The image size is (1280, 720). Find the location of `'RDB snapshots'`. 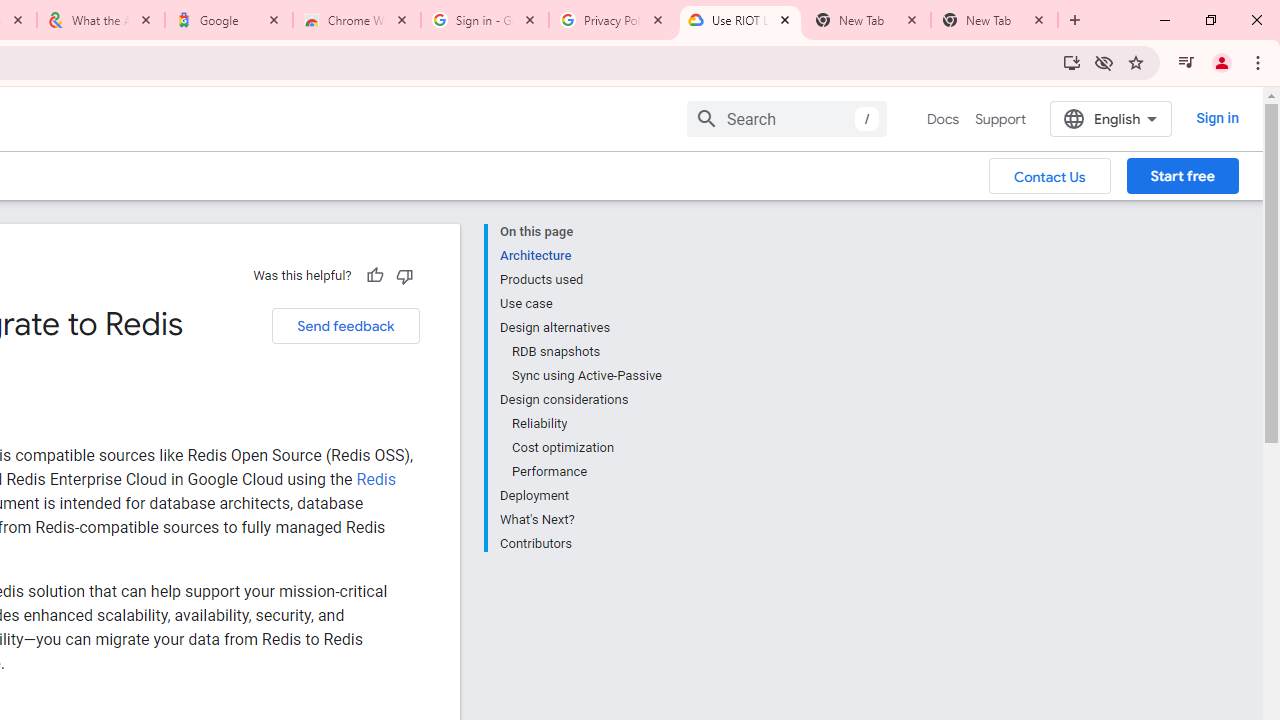

'RDB snapshots' is located at coordinates (585, 351).